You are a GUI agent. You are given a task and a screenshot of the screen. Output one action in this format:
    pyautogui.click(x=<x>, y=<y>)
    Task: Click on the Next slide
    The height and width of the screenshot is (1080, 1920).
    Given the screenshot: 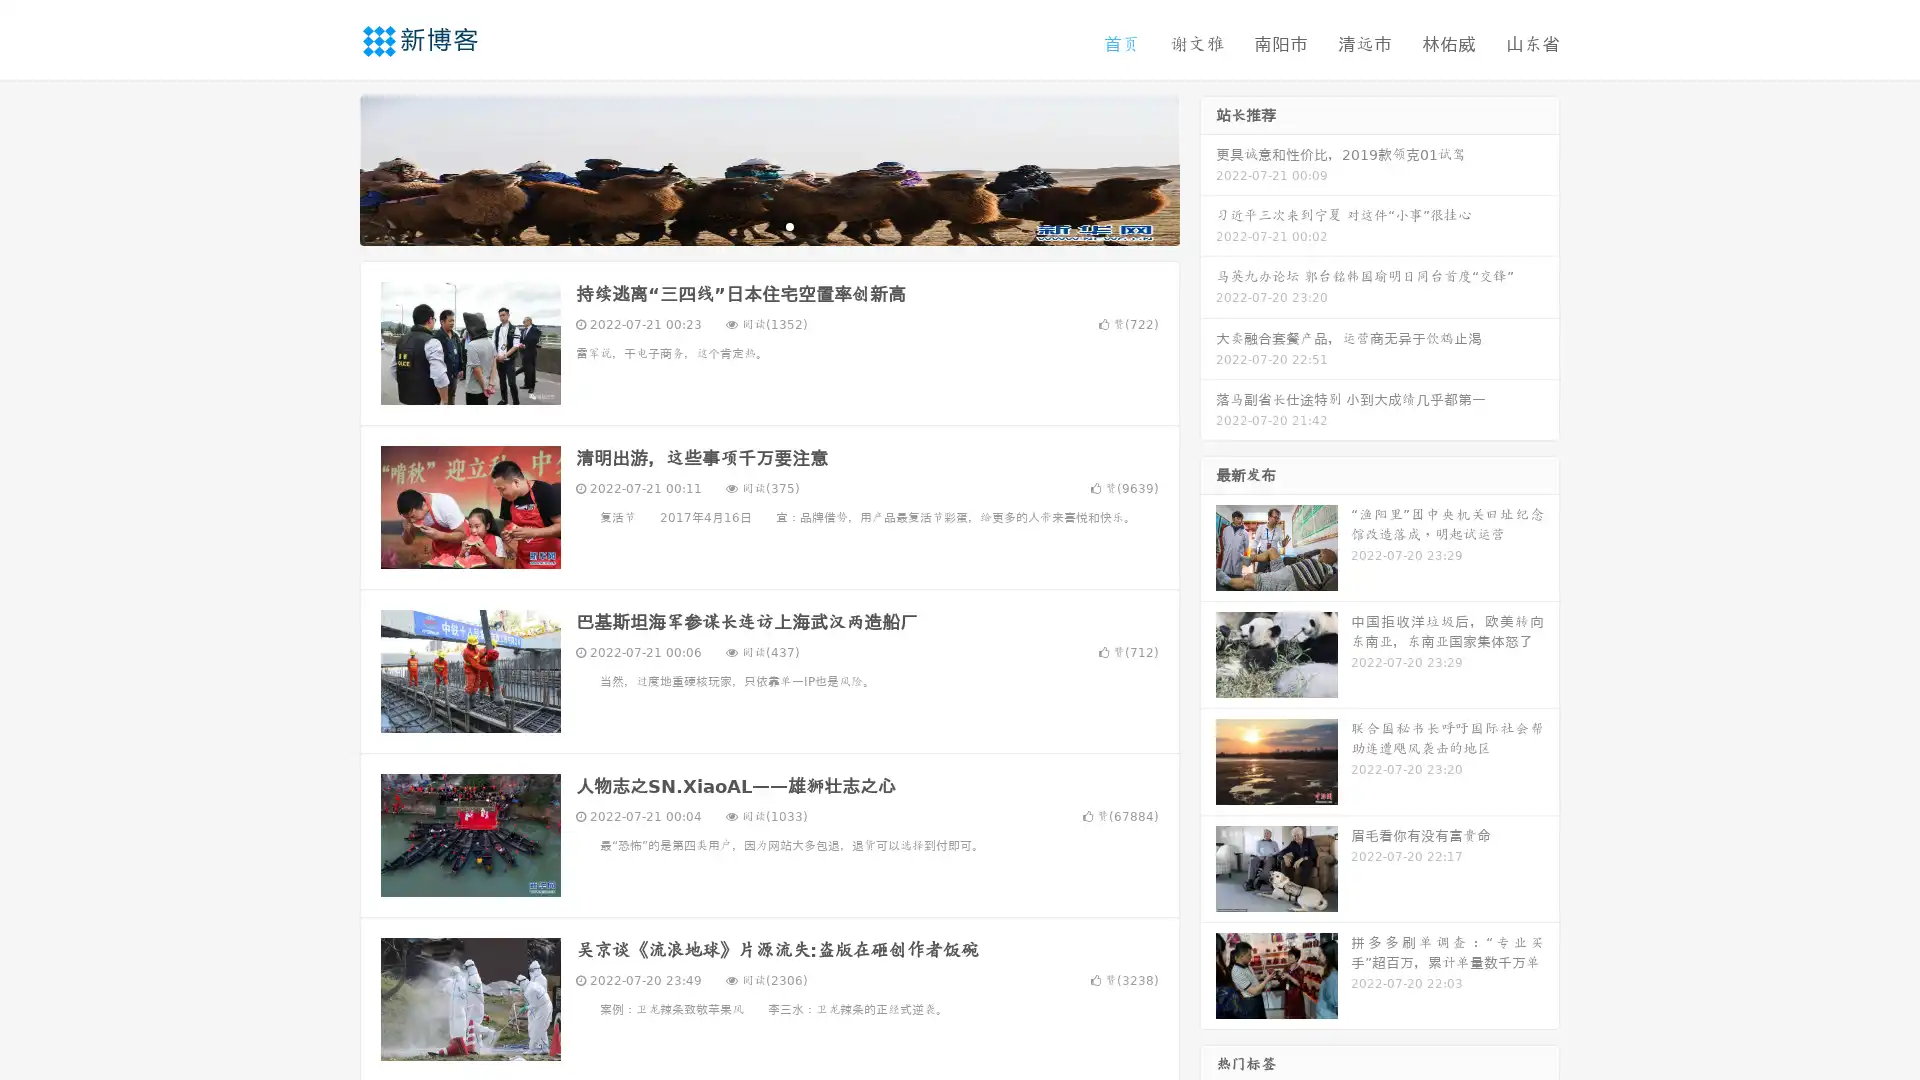 What is the action you would take?
    pyautogui.click(x=1208, y=168)
    